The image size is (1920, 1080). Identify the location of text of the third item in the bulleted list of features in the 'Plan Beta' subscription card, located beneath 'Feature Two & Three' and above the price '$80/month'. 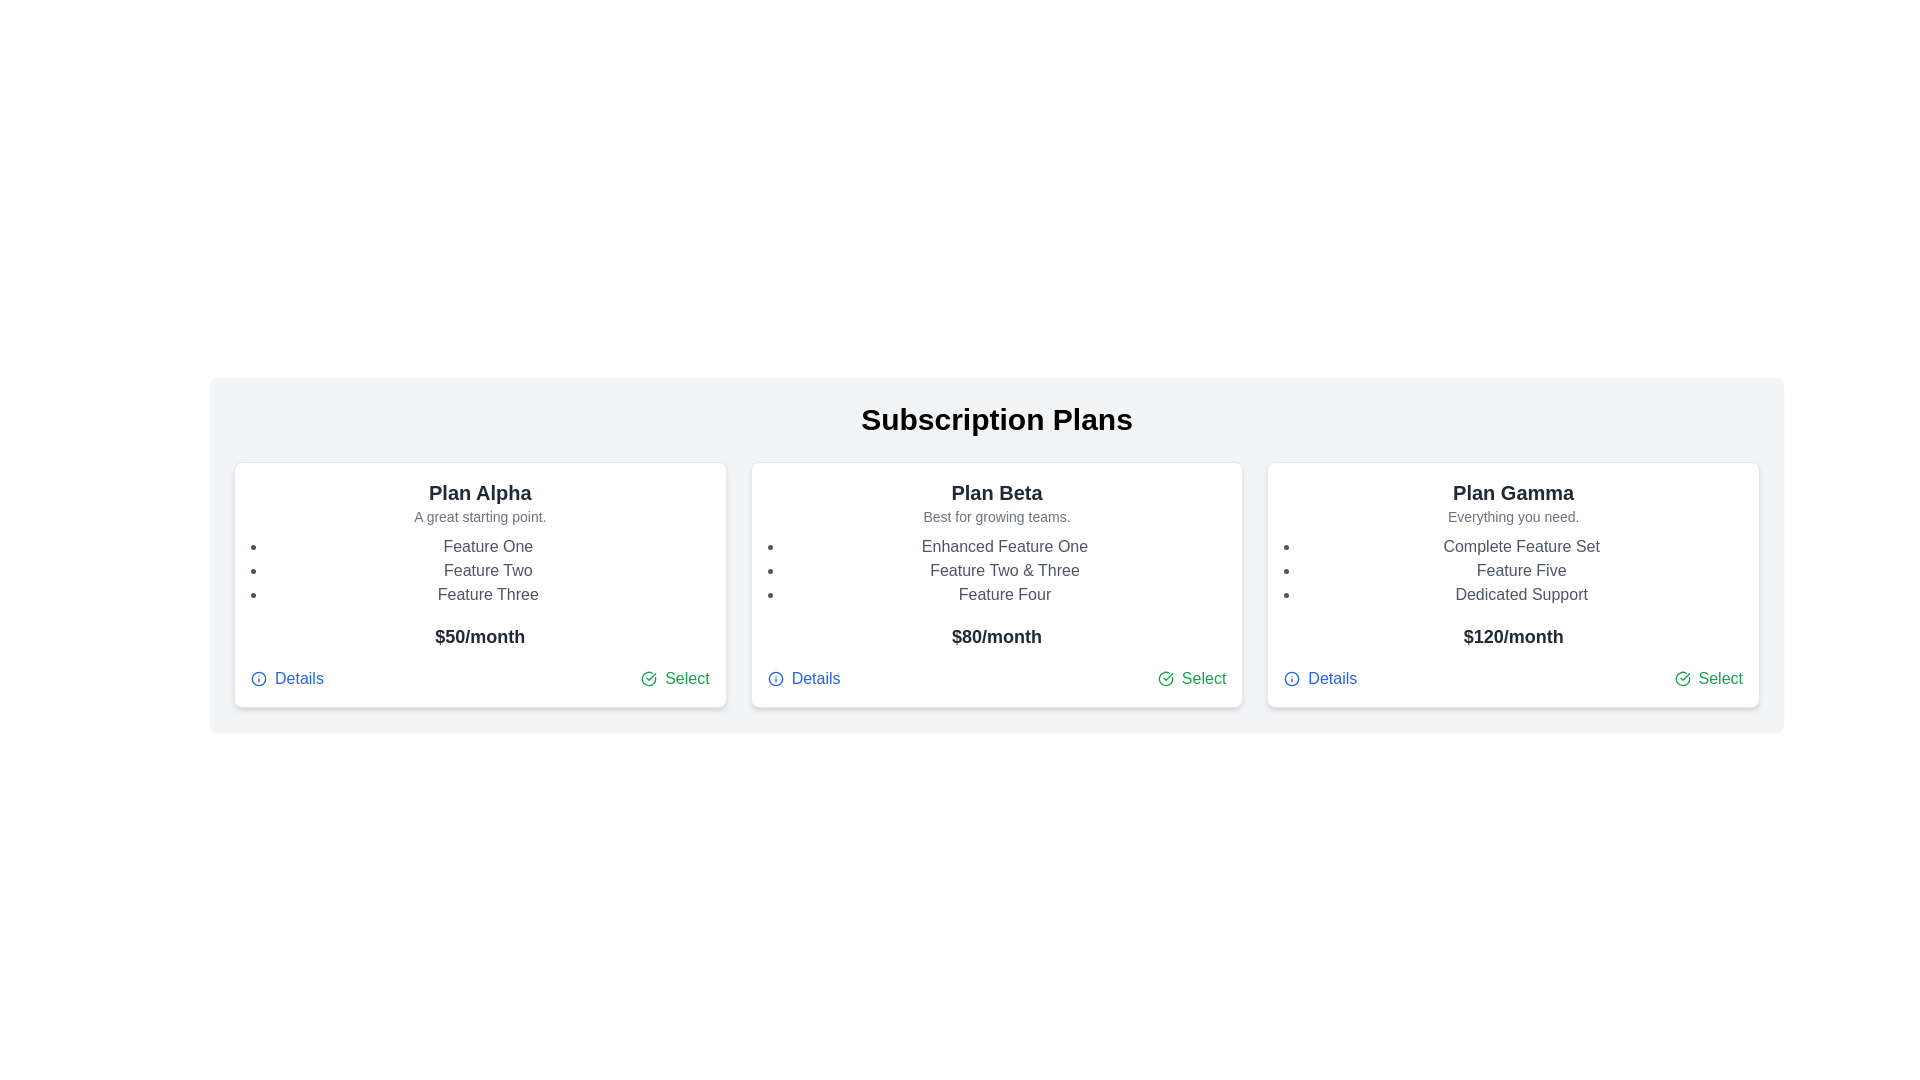
(1004, 593).